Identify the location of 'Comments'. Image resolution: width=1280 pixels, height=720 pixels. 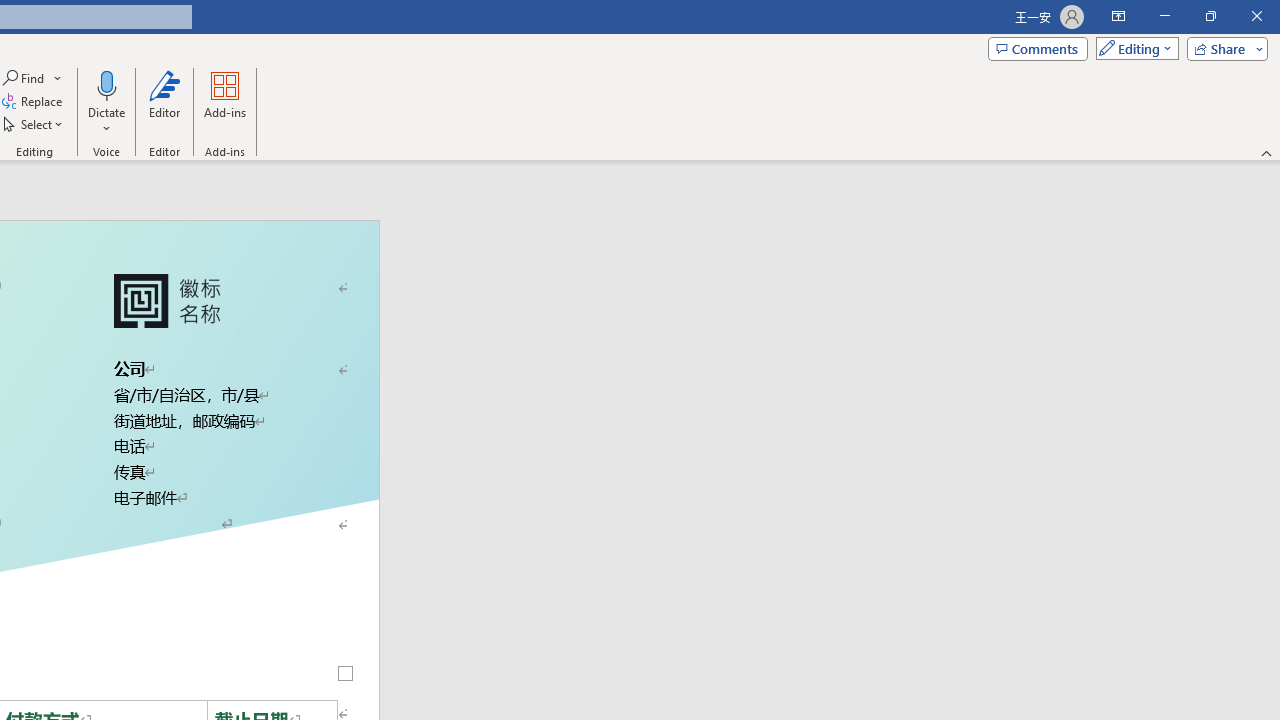
(1038, 47).